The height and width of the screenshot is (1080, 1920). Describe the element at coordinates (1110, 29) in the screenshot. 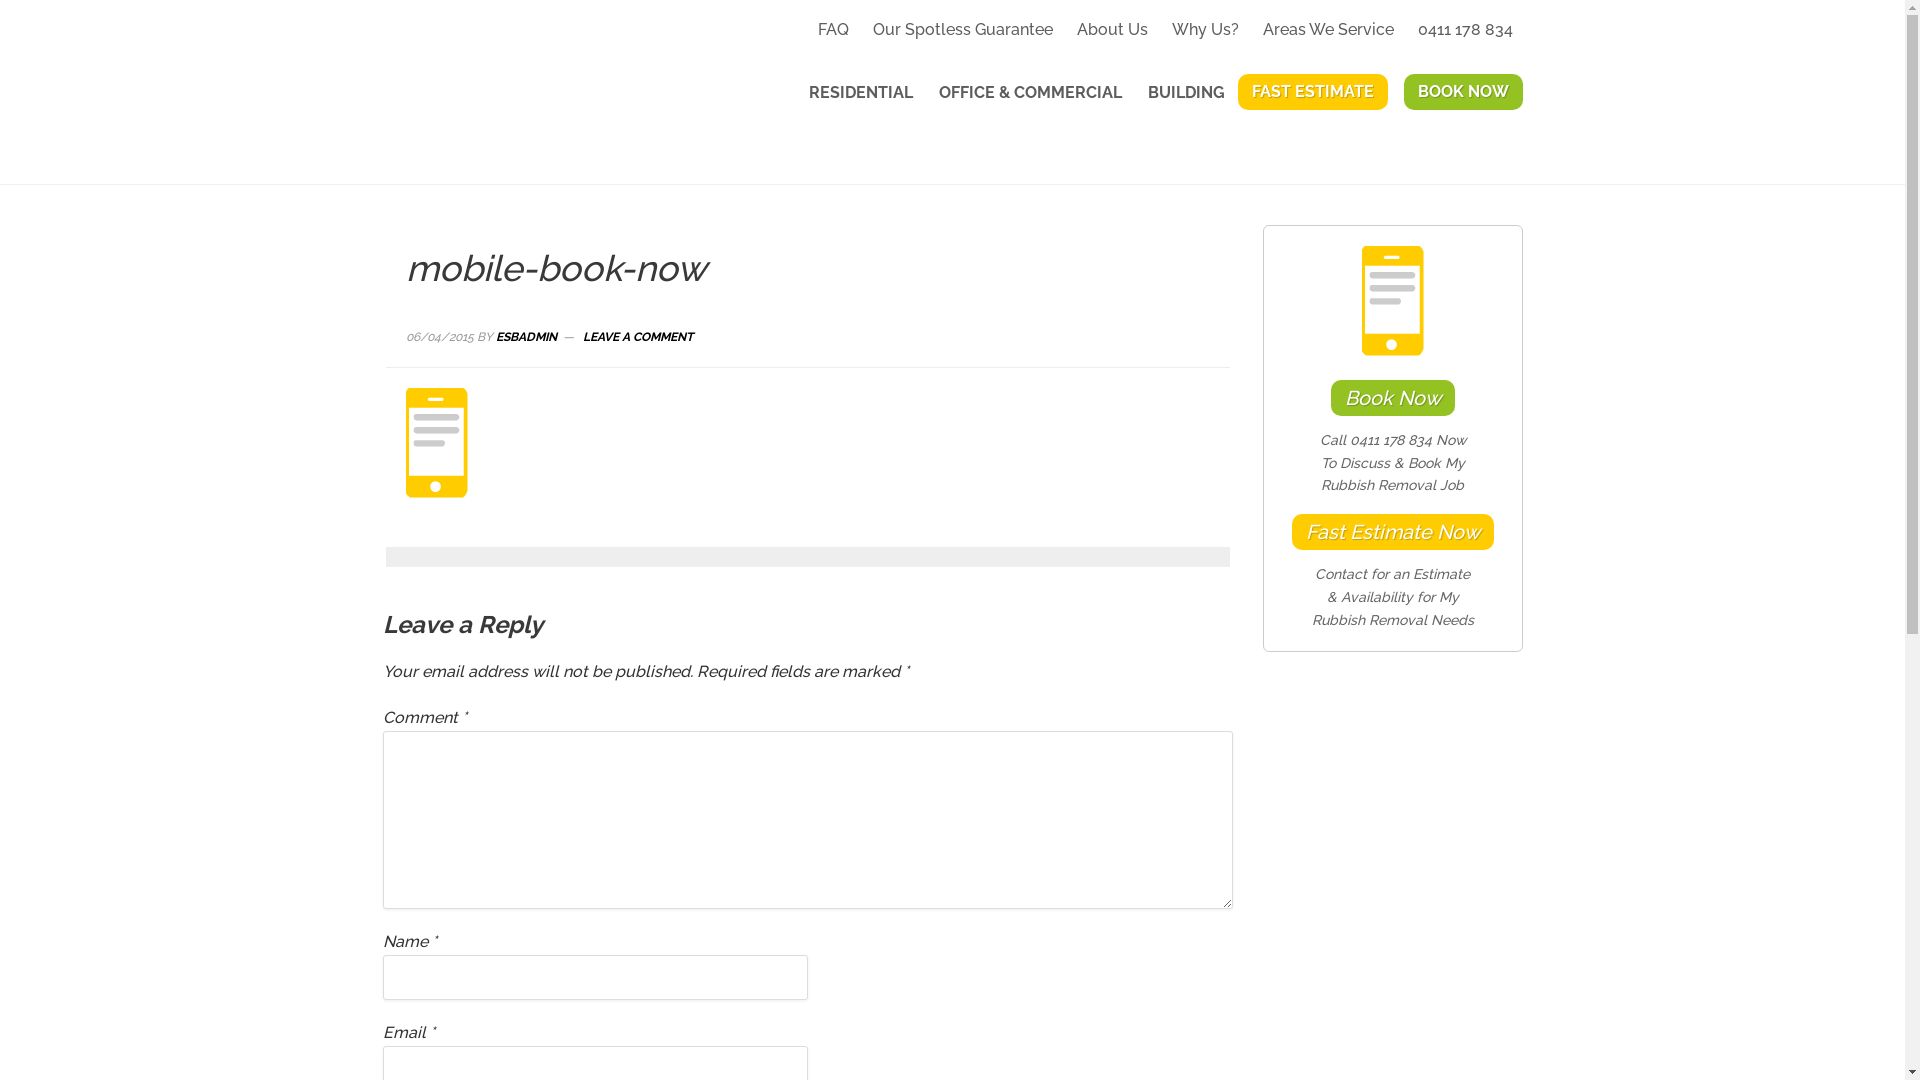

I see `'About Us'` at that location.